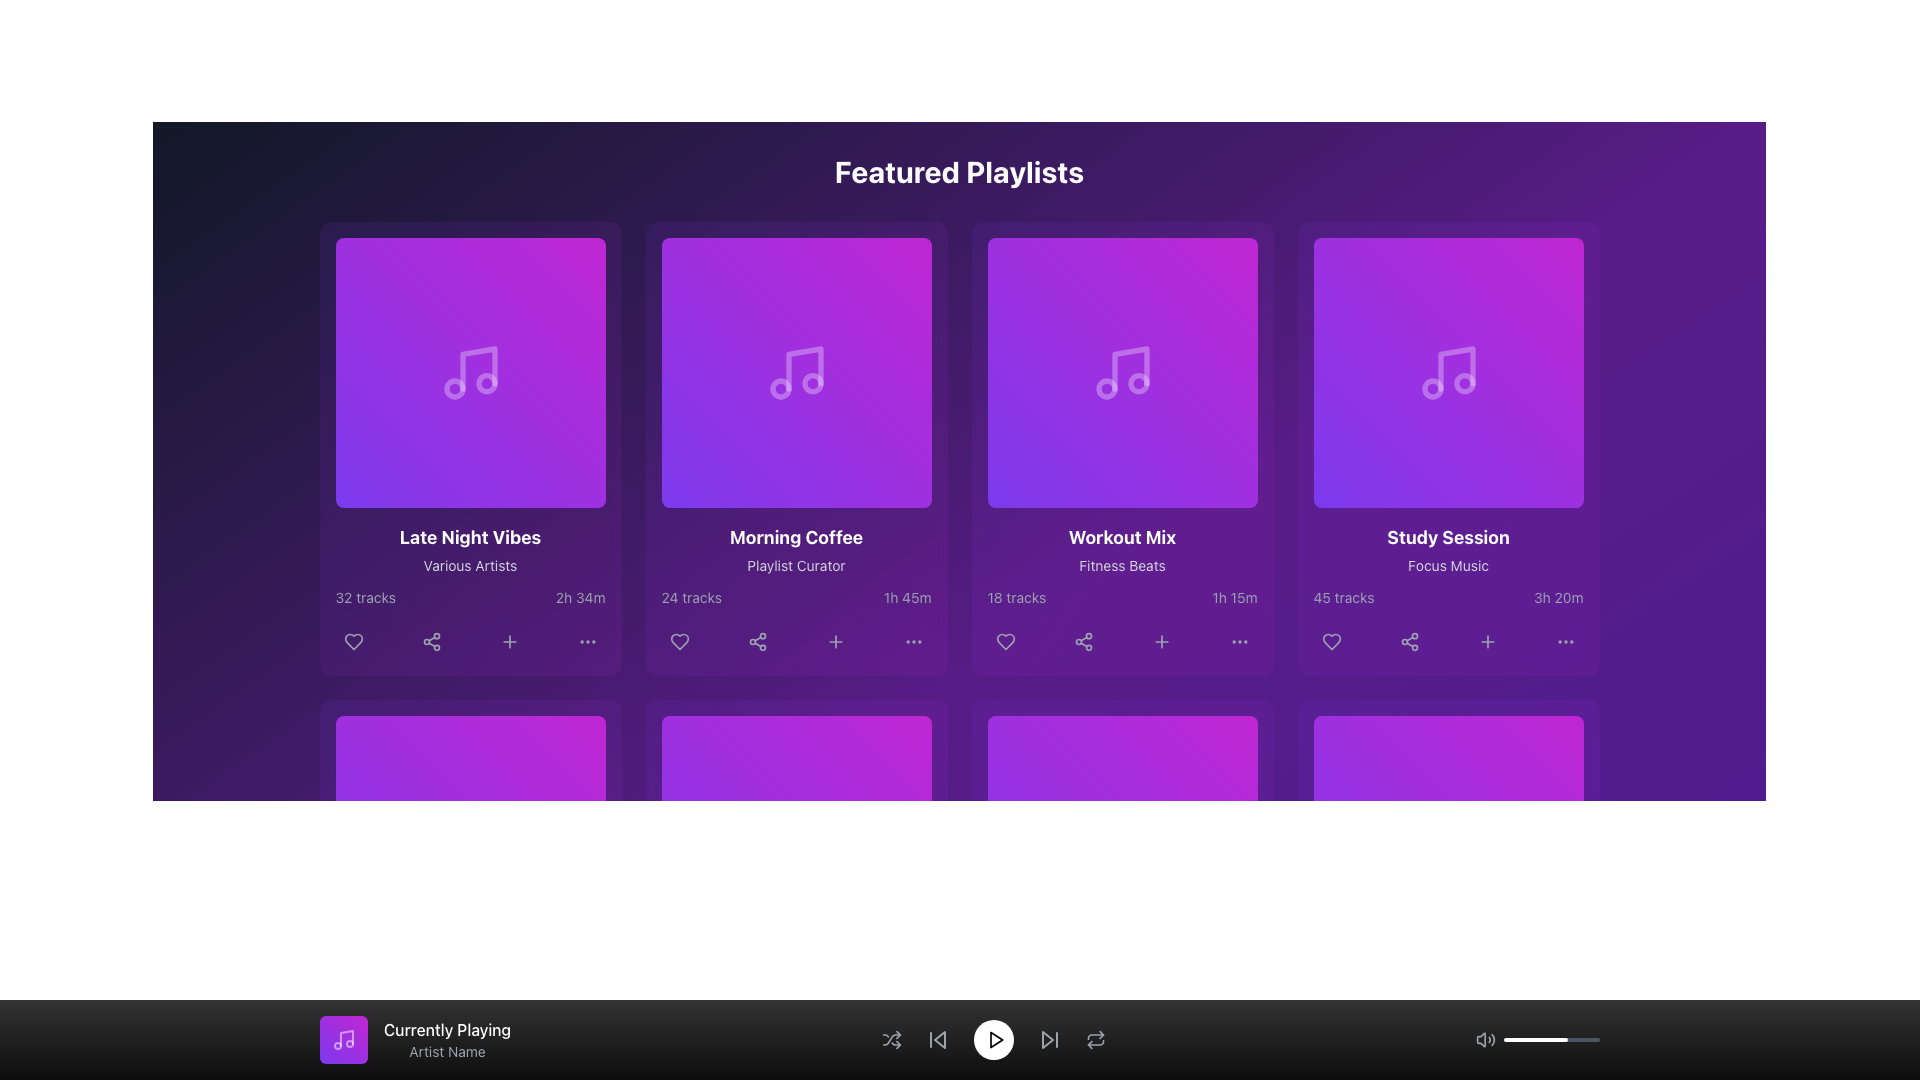 This screenshot has height=1080, width=1920. What do you see at coordinates (798, 373) in the screenshot?
I see `the triangular play button icon located at the center of the music note icon in the 'Morning Coffee' playlist card` at bounding box center [798, 373].